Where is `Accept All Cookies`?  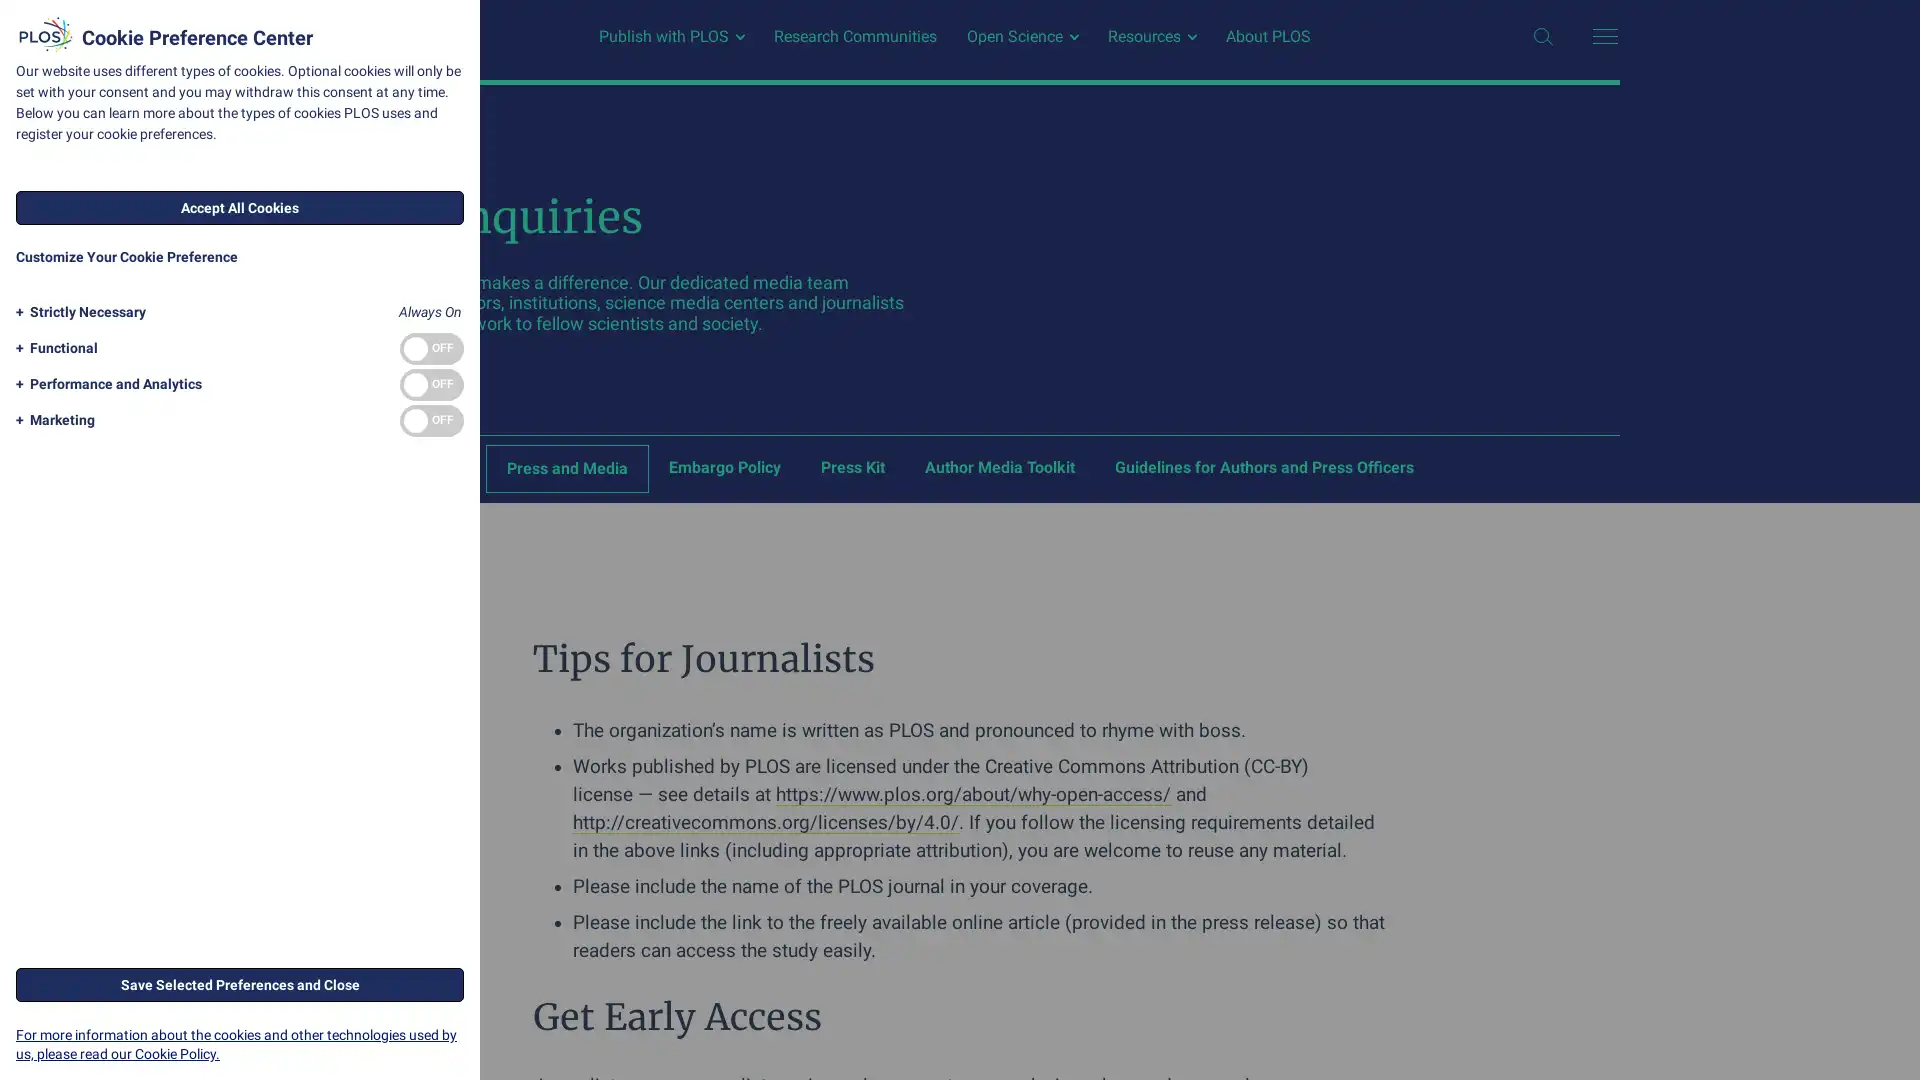 Accept All Cookies is located at coordinates (240, 208).